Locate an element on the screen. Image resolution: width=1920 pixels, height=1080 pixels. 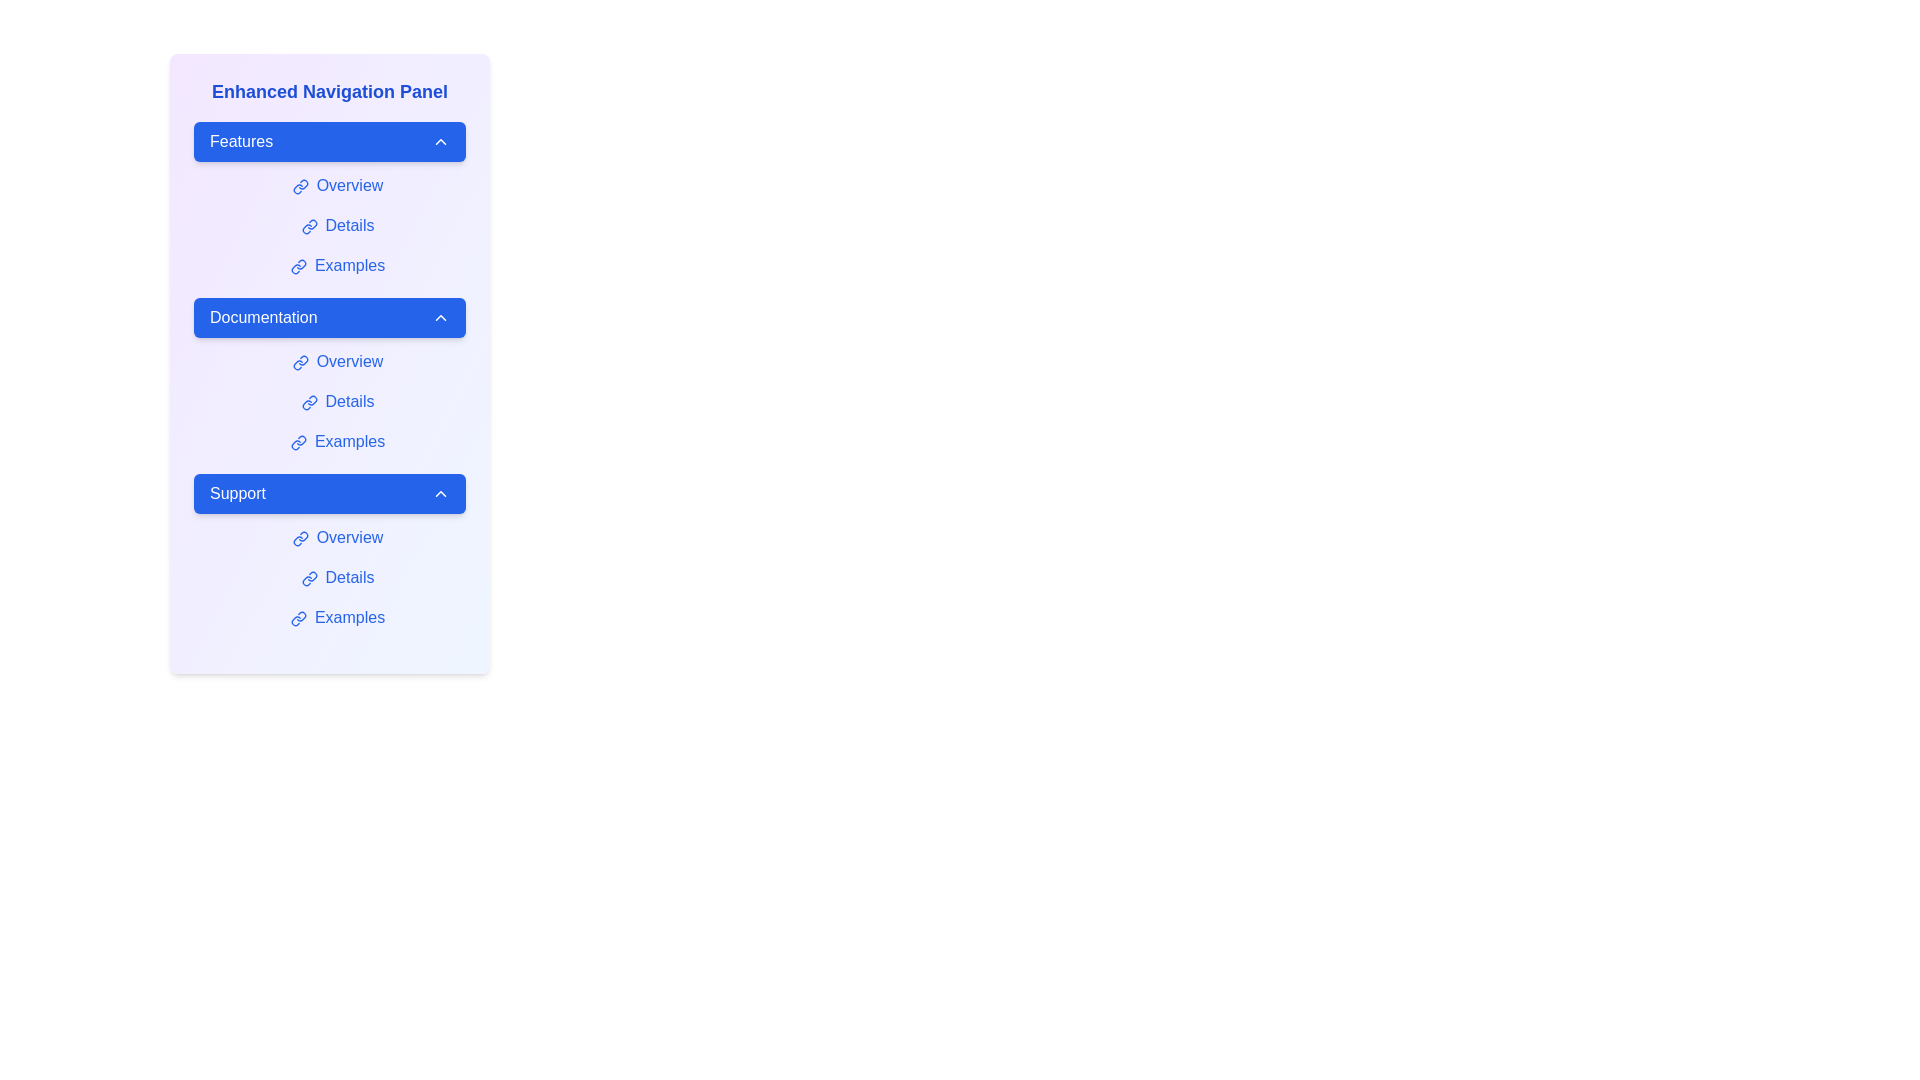
the upper chain link icon in the 'Documentation' section of the 'Enhanced Navigation Panel' which is aligned to the left of the 'Overview' text is located at coordinates (302, 360).